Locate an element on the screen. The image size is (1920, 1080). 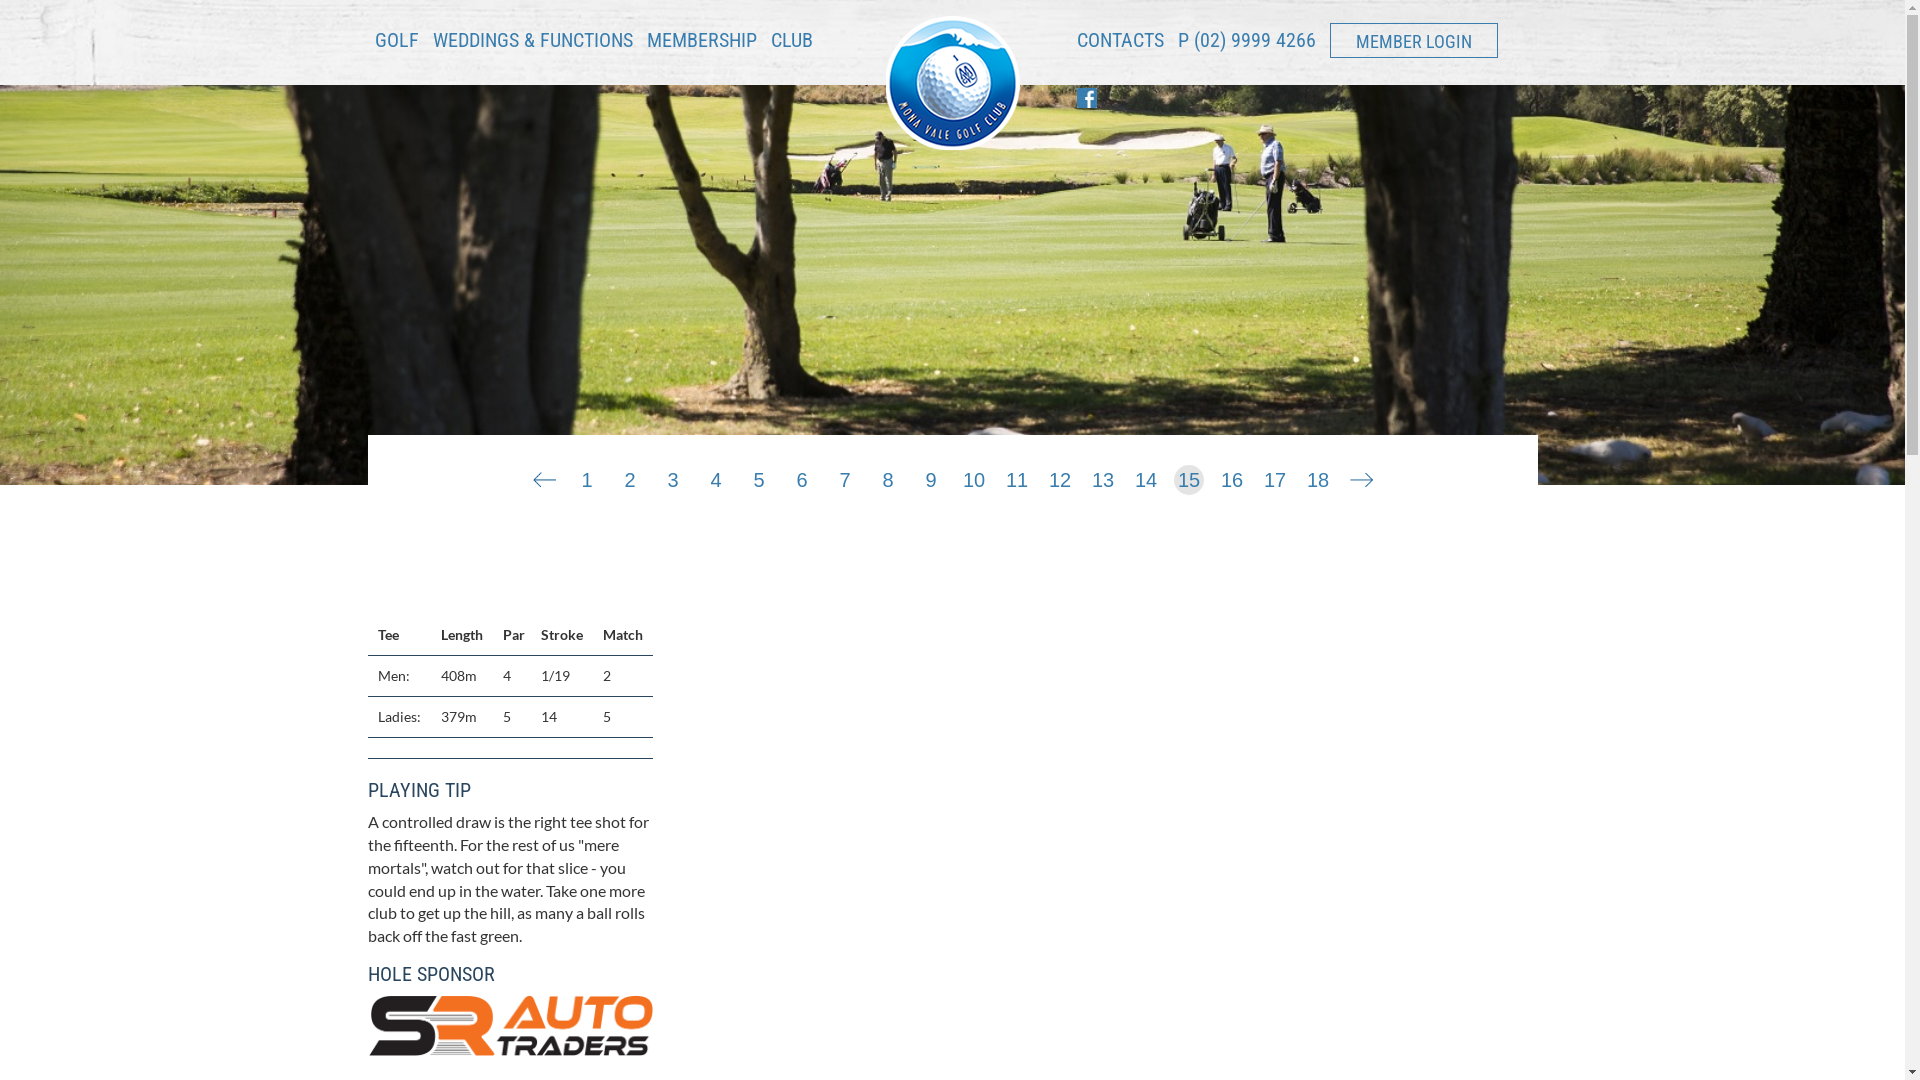
'15' is located at coordinates (1189, 475).